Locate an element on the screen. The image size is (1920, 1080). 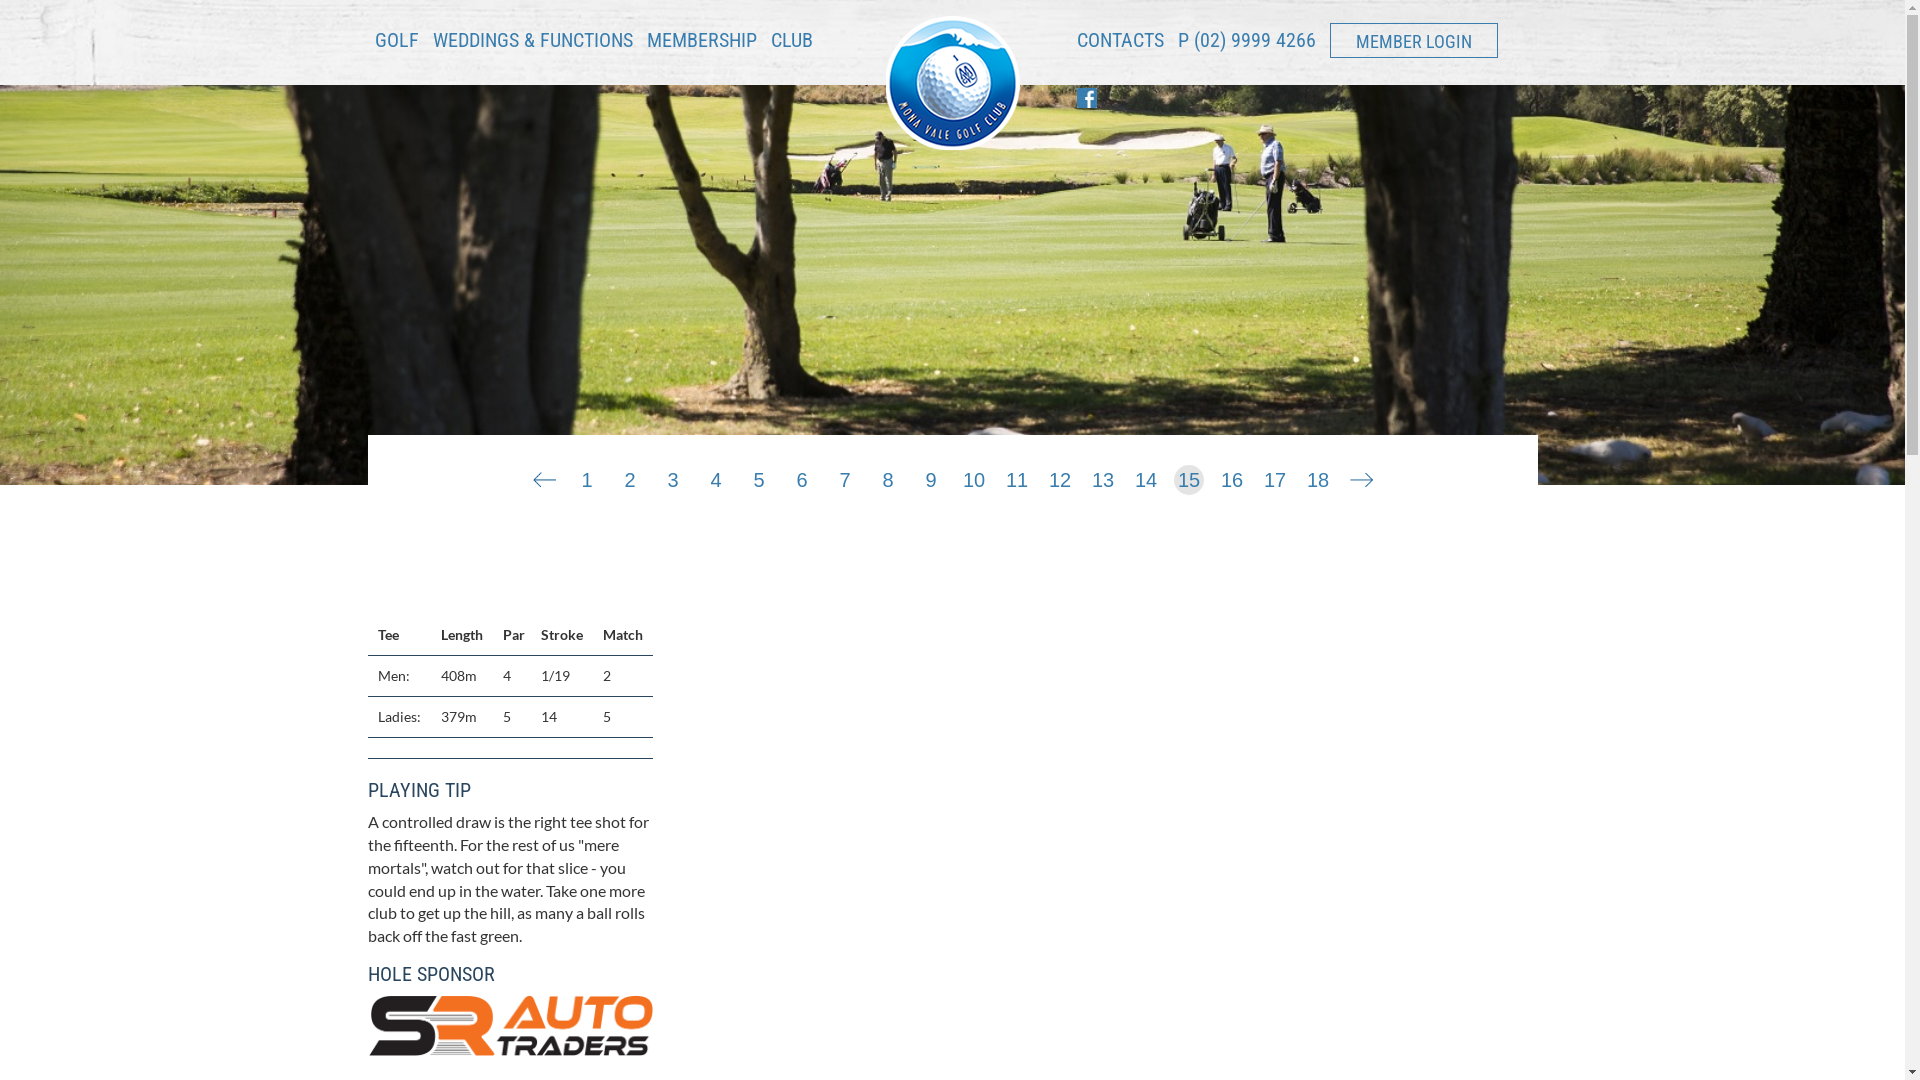
'15' is located at coordinates (1189, 475).